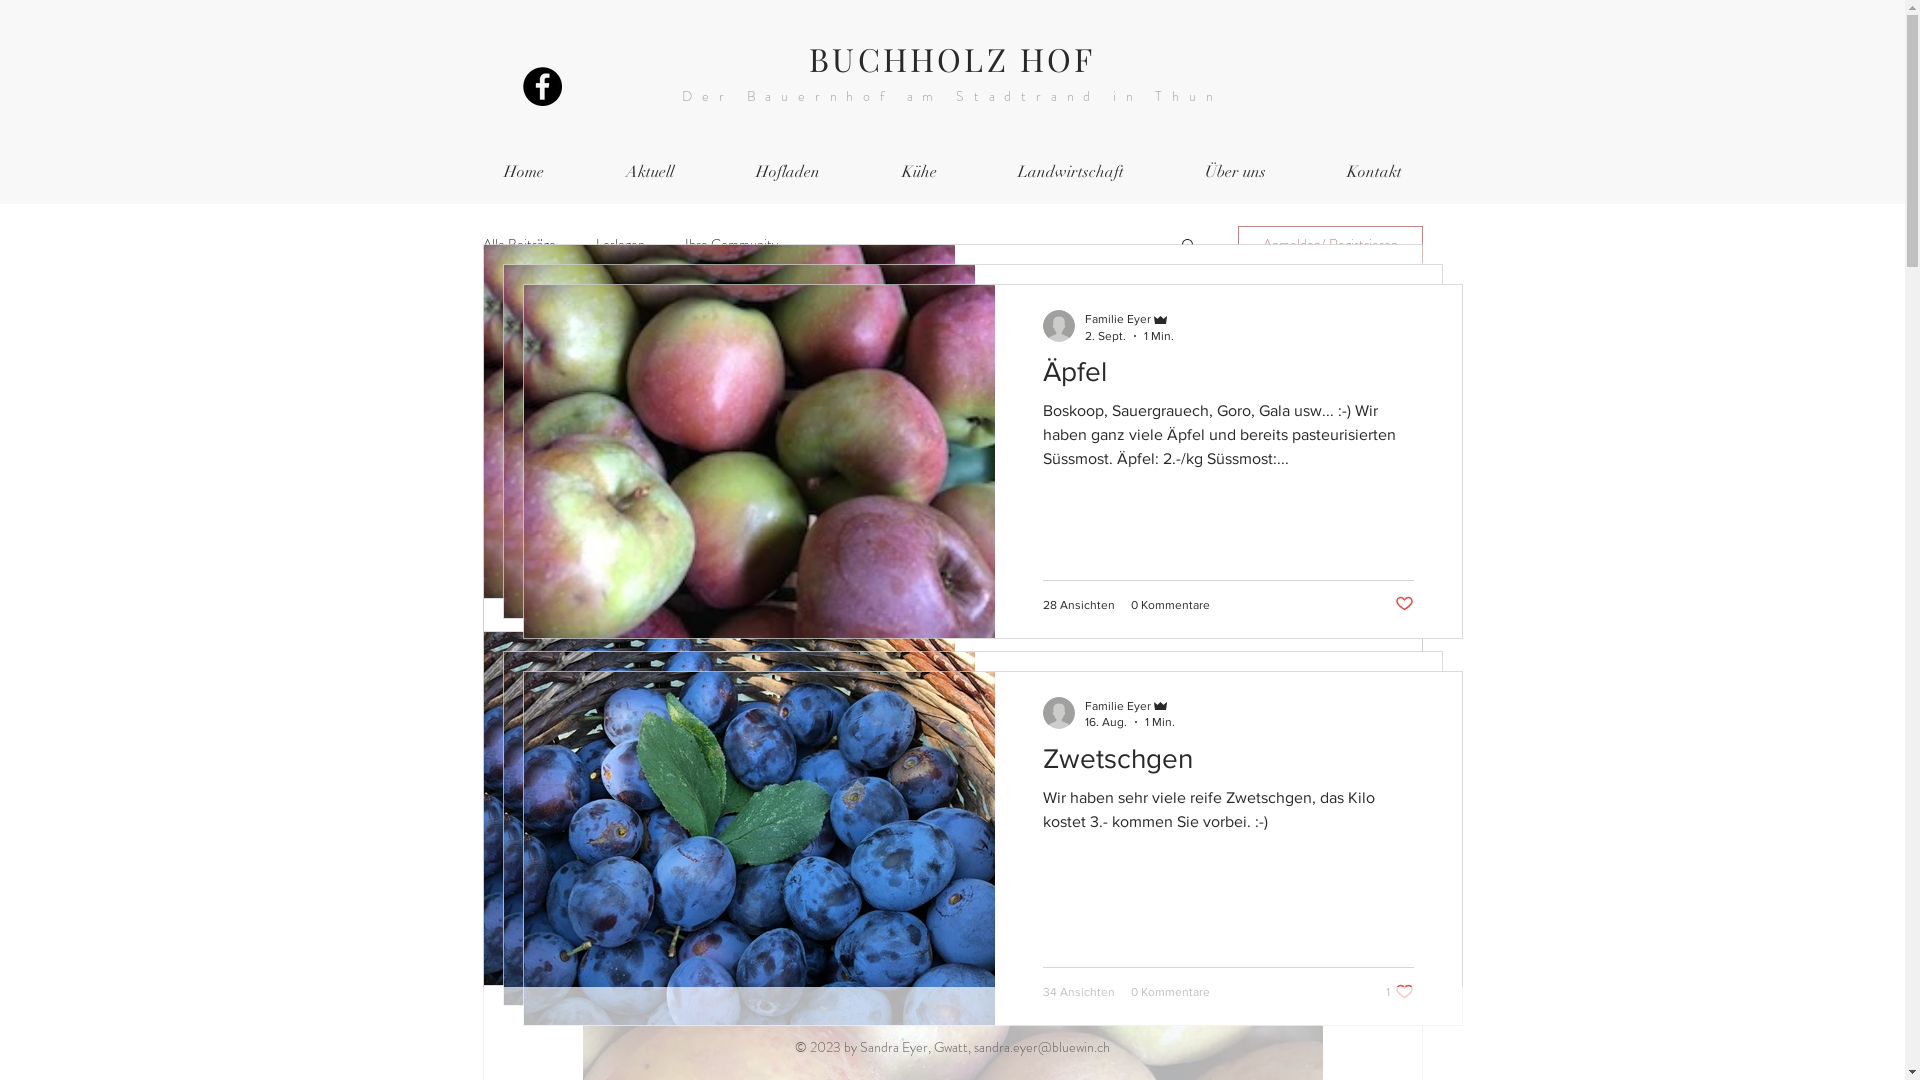 The width and height of the screenshot is (1920, 1080). Describe the element at coordinates (1129, 564) in the screenshot. I see `'0 Kommentare'` at that location.